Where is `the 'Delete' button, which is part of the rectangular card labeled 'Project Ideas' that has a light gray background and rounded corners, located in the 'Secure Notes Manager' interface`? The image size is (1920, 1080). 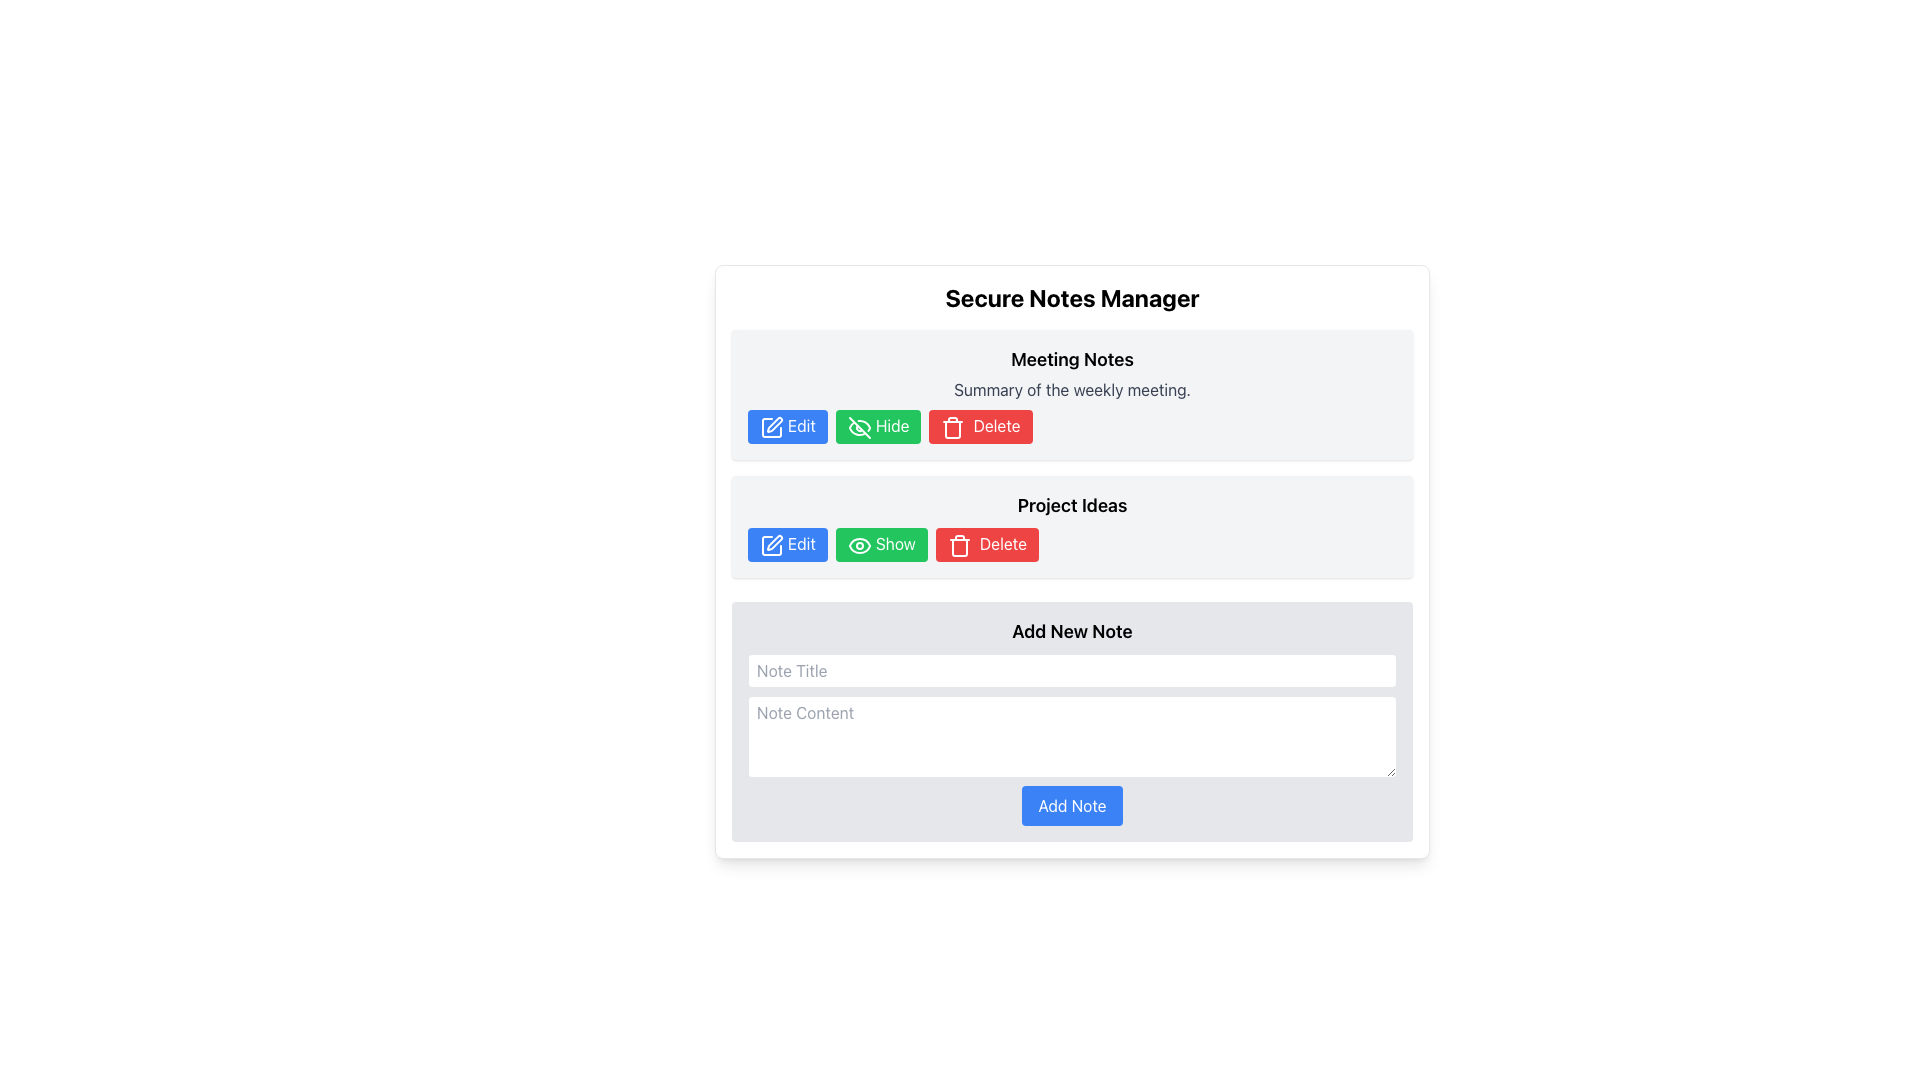
the 'Delete' button, which is part of the rectangular card labeled 'Project Ideas' that has a light gray background and rounded corners, located in the 'Secure Notes Manager' interface is located at coordinates (1071, 525).